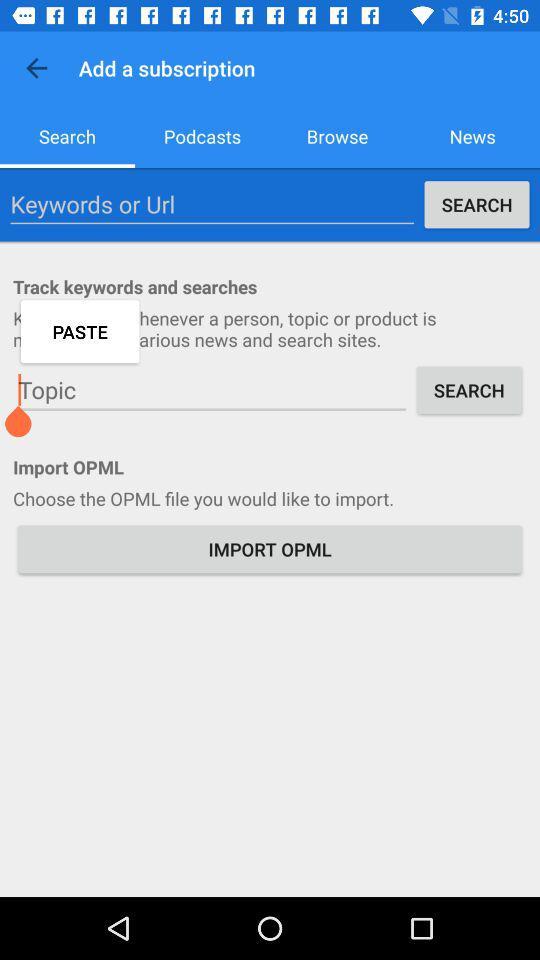 This screenshot has height=960, width=540. What do you see at coordinates (36, 68) in the screenshot?
I see `app to the left of add a subscription app` at bounding box center [36, 68].